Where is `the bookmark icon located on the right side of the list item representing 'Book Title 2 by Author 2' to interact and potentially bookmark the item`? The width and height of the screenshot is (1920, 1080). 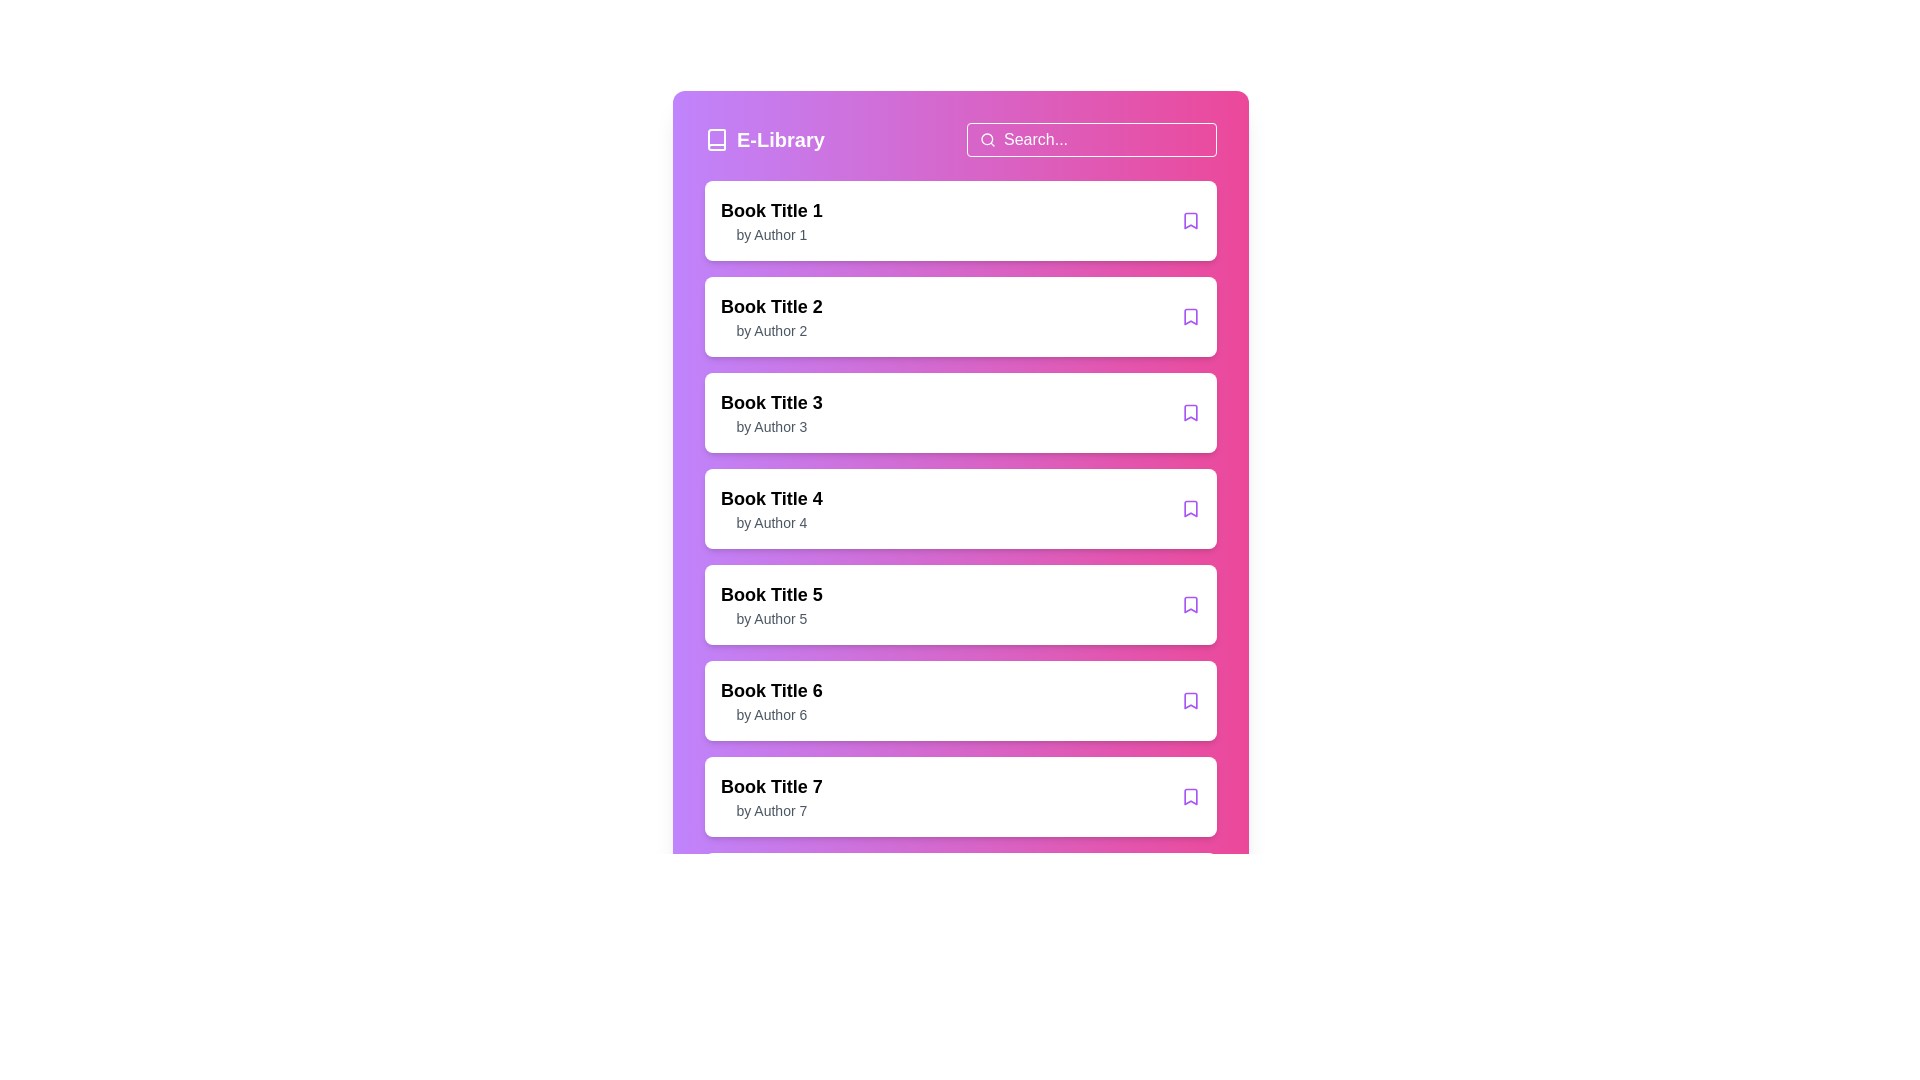
the bookmark icon located on the right side of the list item representing 'Book Title 2 by Author 2' to interact and potentially bookmark the item is located at coordinates (1190, 315).